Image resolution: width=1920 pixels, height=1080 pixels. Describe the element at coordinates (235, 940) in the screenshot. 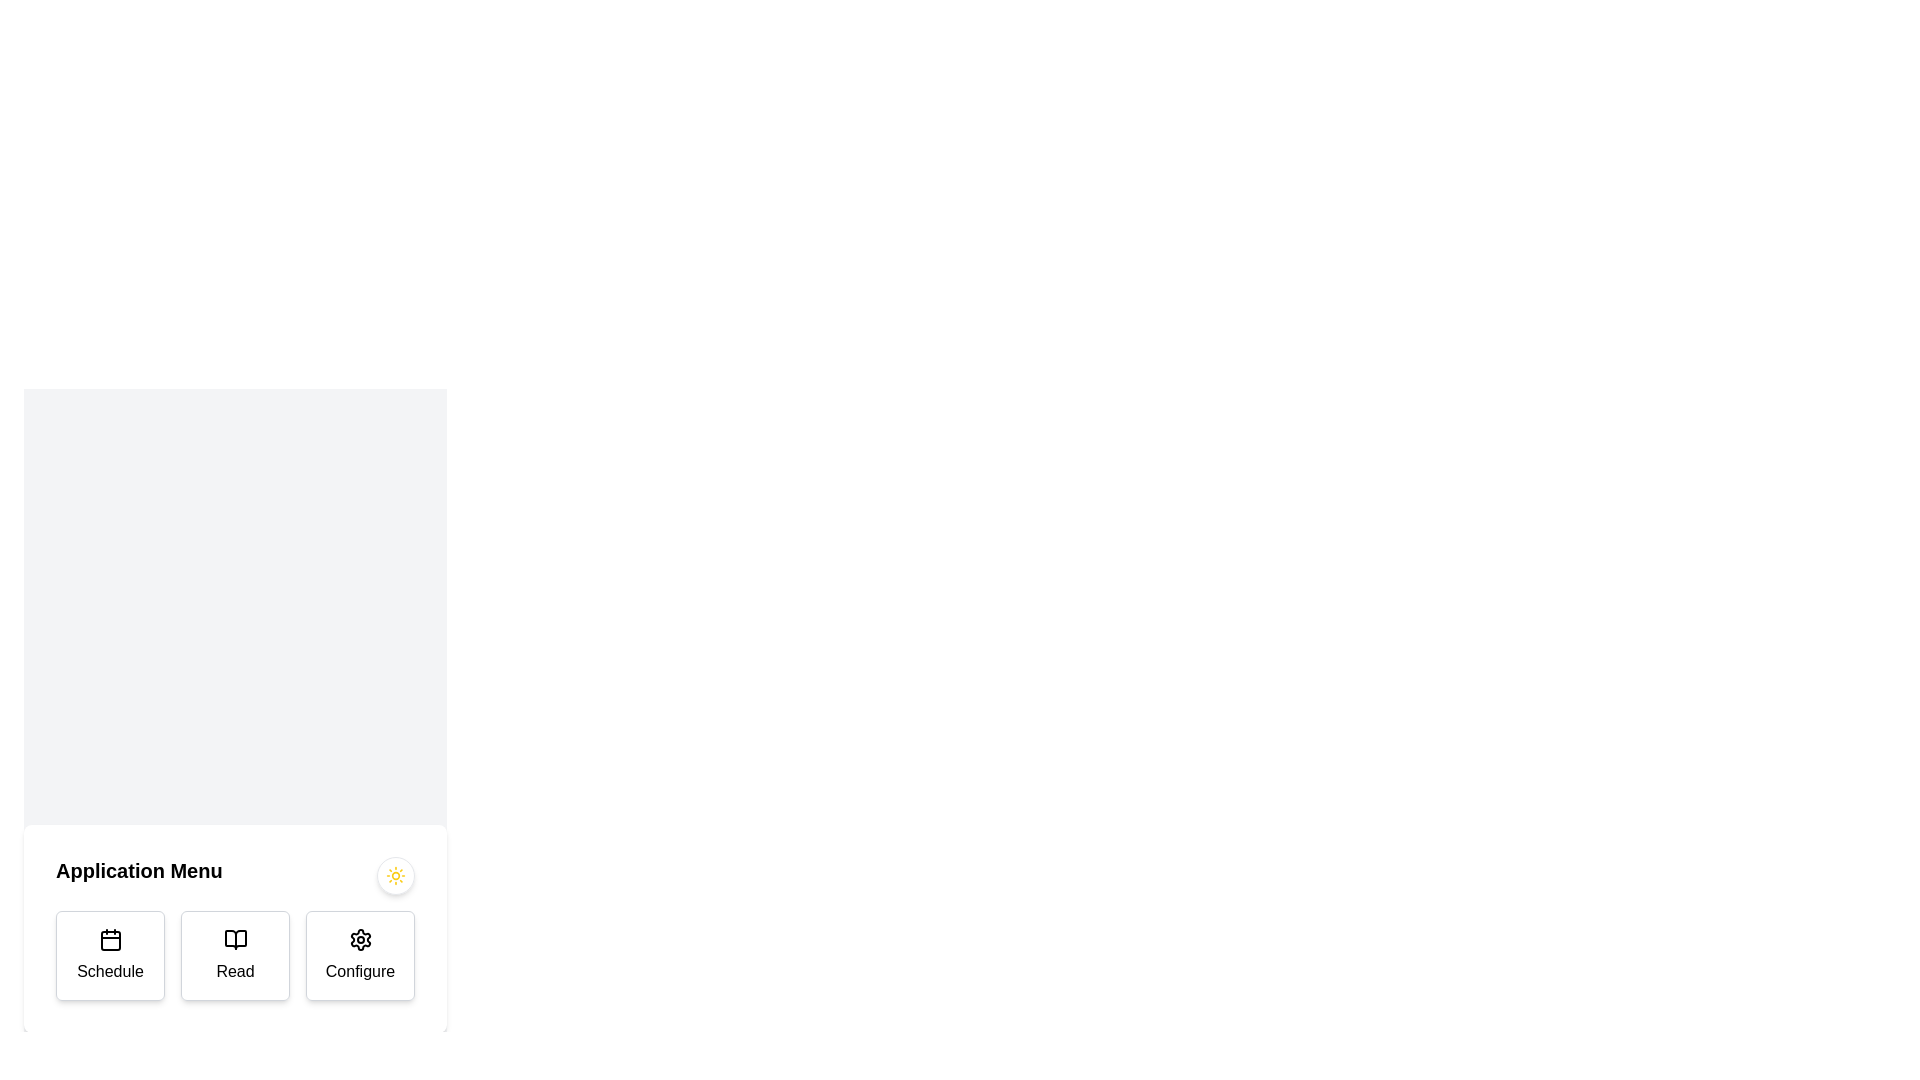

I see `the open book icon above the 'Read' label` at that location.